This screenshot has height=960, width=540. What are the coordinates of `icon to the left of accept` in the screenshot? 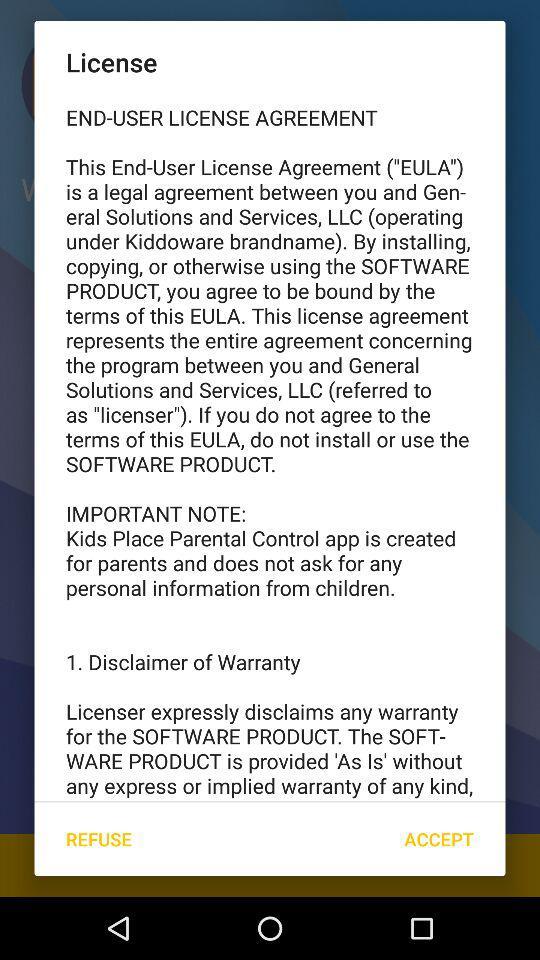 It's located at (97, 839).